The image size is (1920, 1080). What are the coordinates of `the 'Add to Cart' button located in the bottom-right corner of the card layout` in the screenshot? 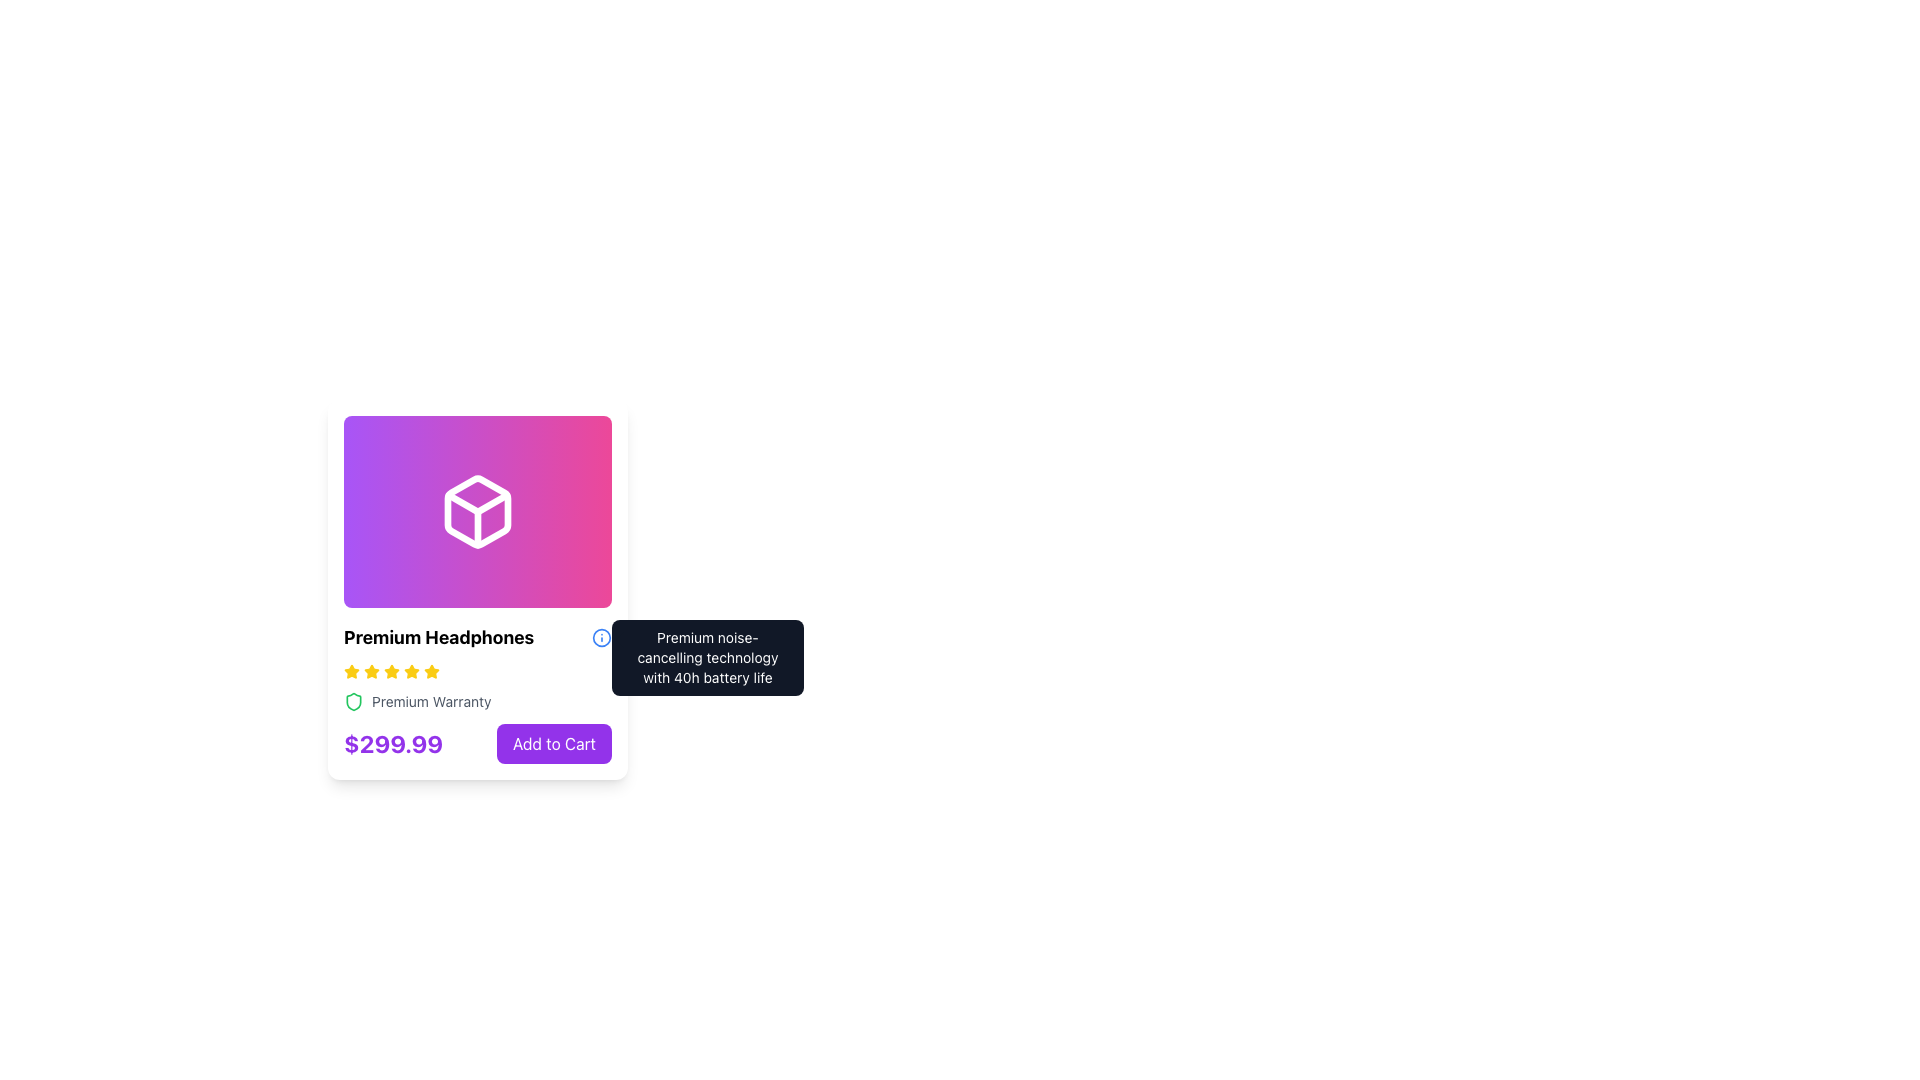 It's located at (554, 744).